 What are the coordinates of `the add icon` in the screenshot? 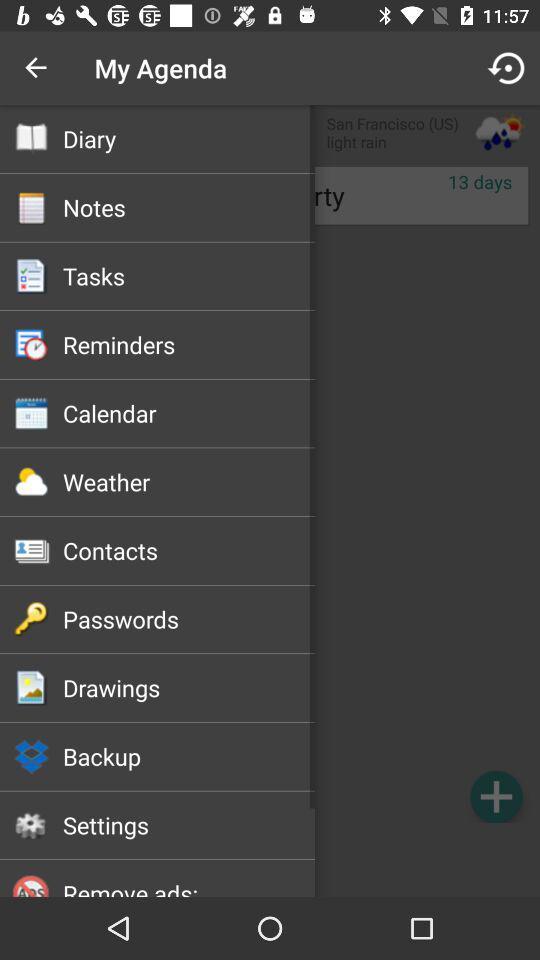 It's located at (495, 796).